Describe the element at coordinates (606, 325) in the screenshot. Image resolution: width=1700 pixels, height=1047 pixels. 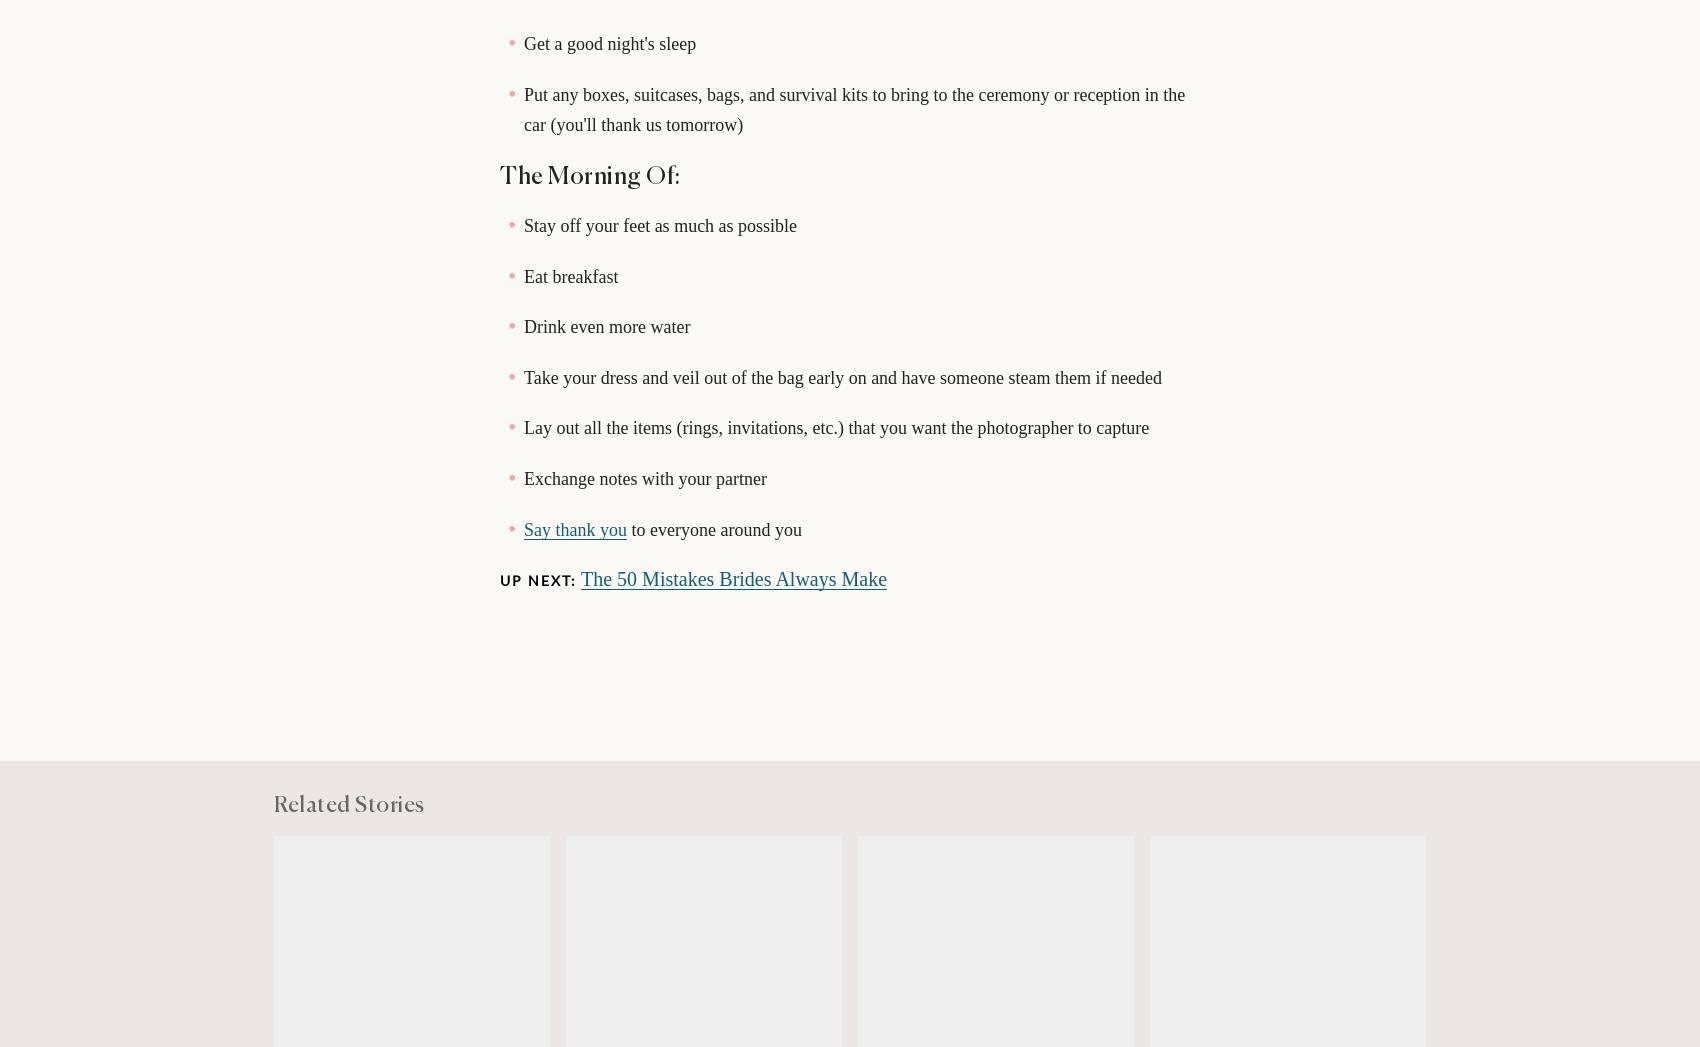
I see `'Drink even more water'` at that location.